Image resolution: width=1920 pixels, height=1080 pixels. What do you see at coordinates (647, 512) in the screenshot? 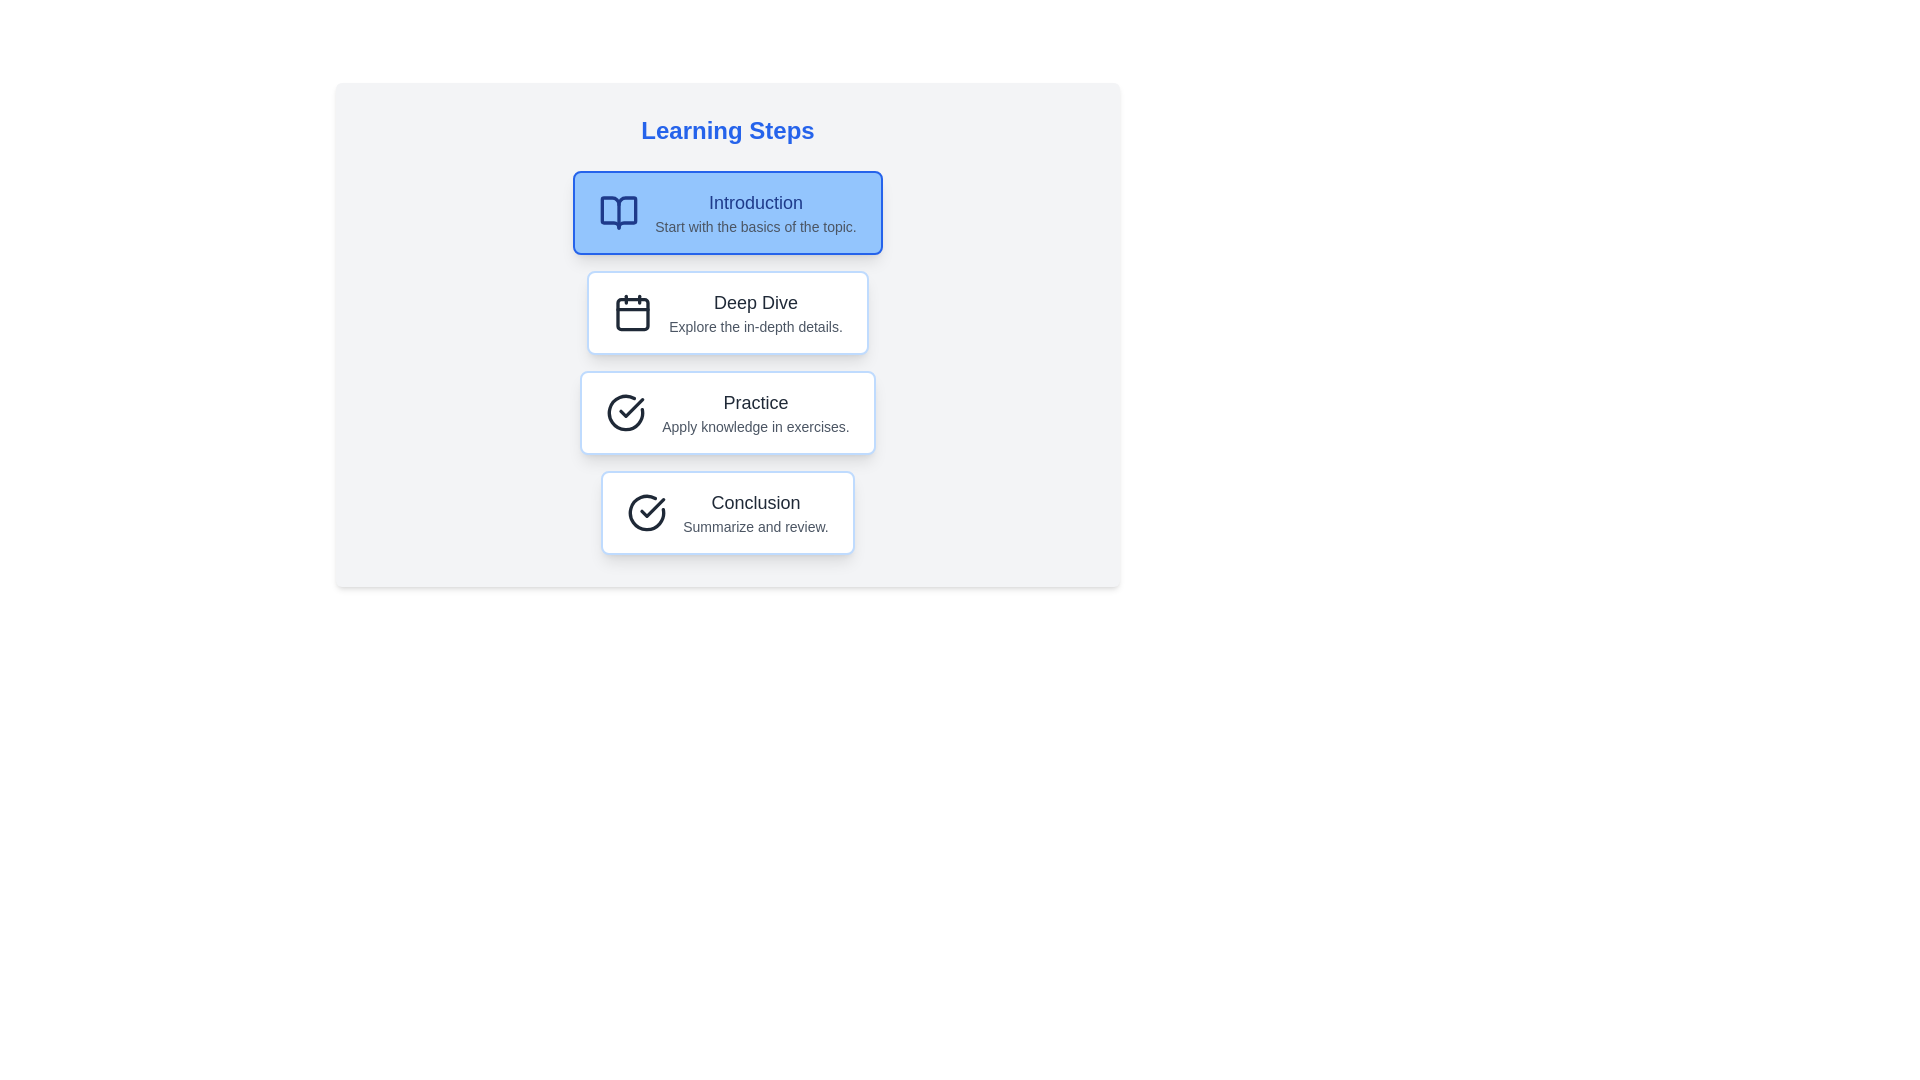
I see `the circular icon with a checkmark that symbolizes a completed action, located to the left of the text block reading 'Conclusion Summarize and review.'` at bounding box center [647, 512].